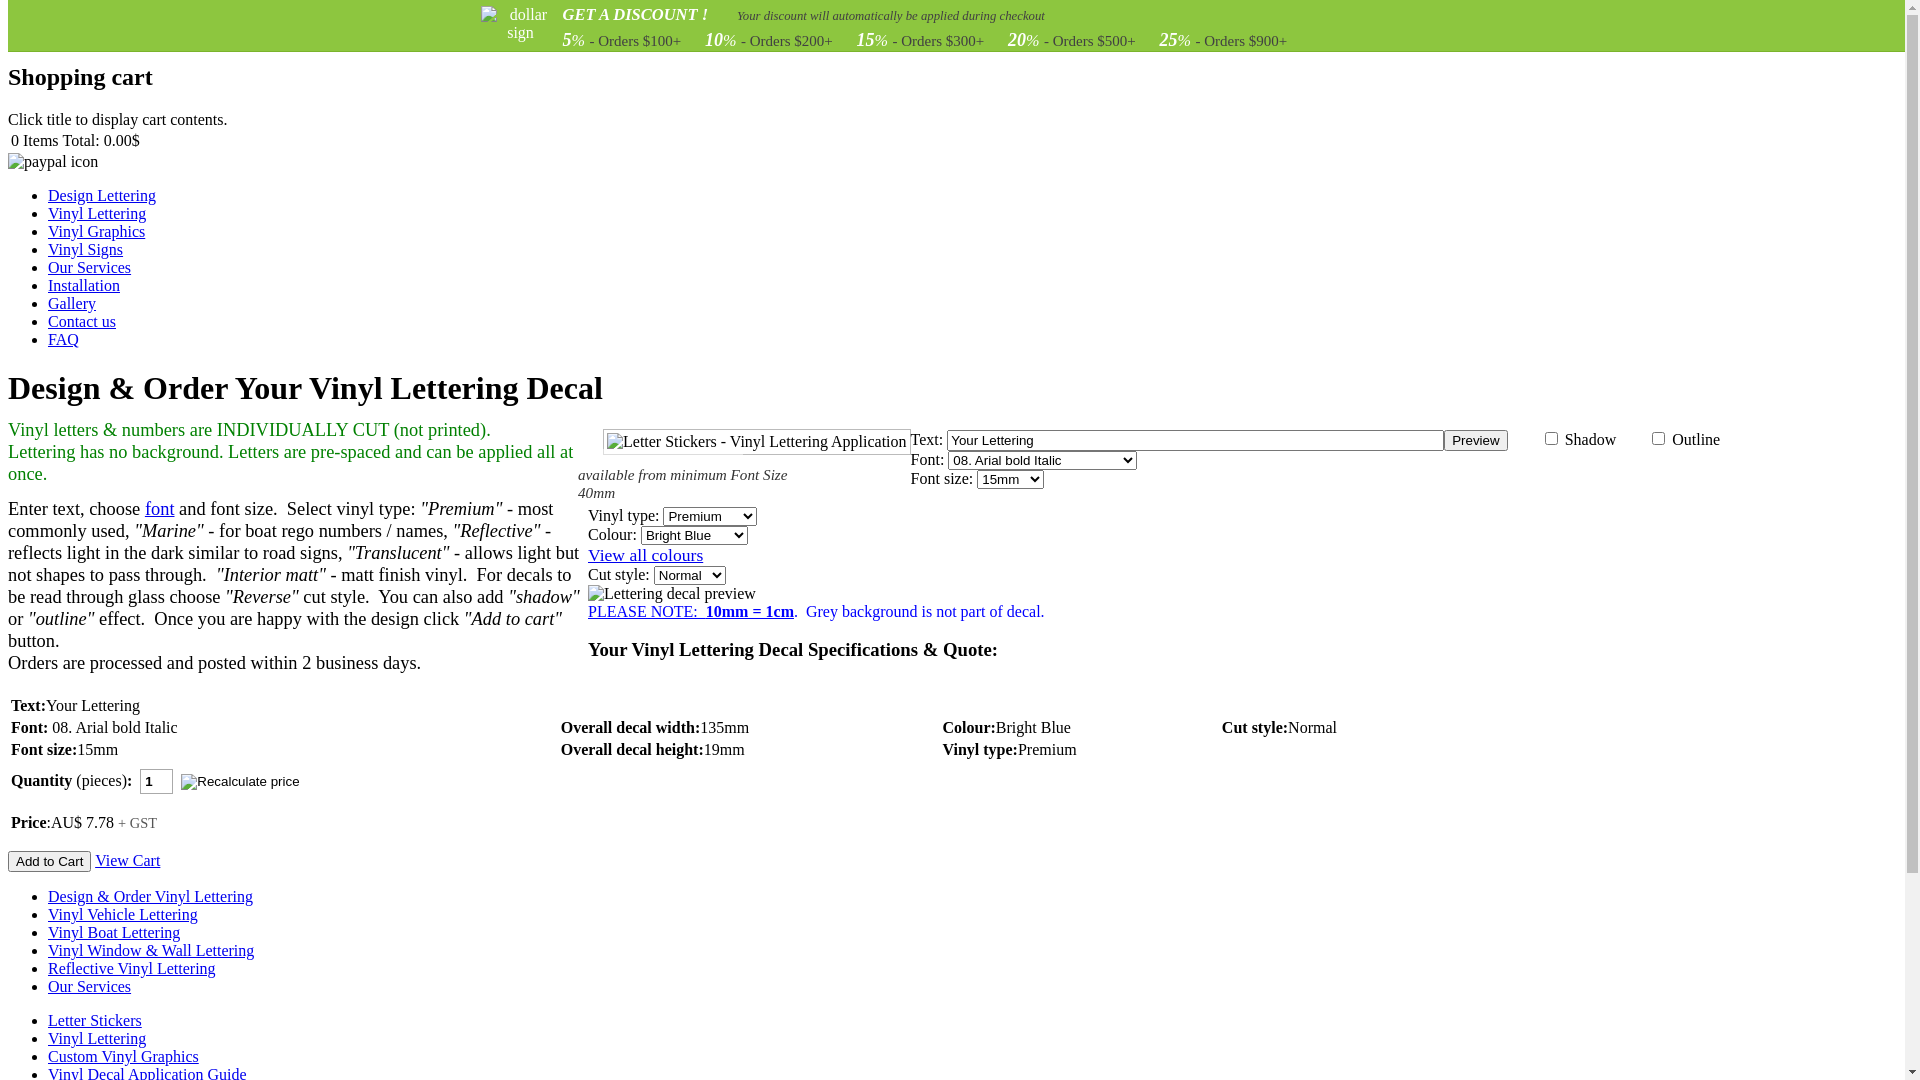  I want to click on 'Reflective Vinyl Lettering', so click(48, 967).